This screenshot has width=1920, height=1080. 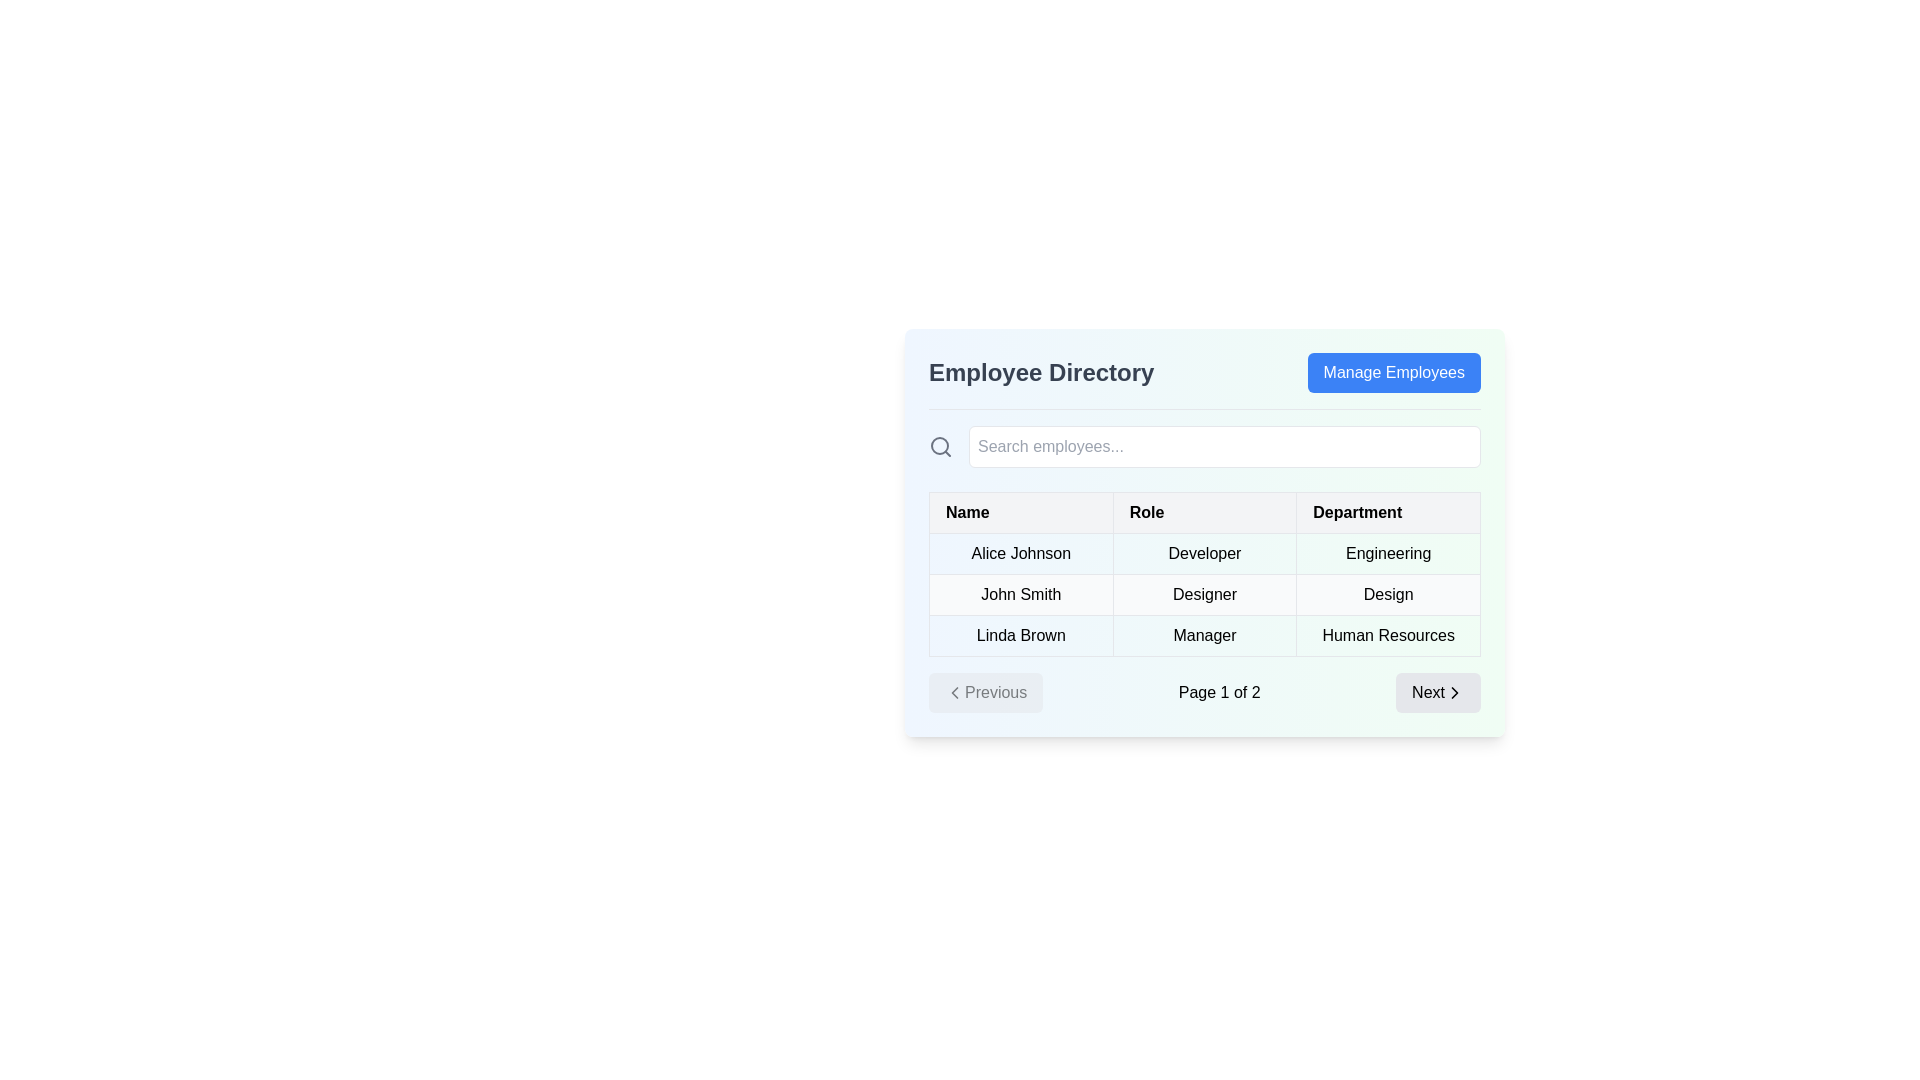 What do you see at coordinates (1387, 593) in the screenshot?
I see `the Text Label displaying 'Designer' for employee 'John Smith' in the Department column of the employee directory table` at bounding box center [1387, 593].